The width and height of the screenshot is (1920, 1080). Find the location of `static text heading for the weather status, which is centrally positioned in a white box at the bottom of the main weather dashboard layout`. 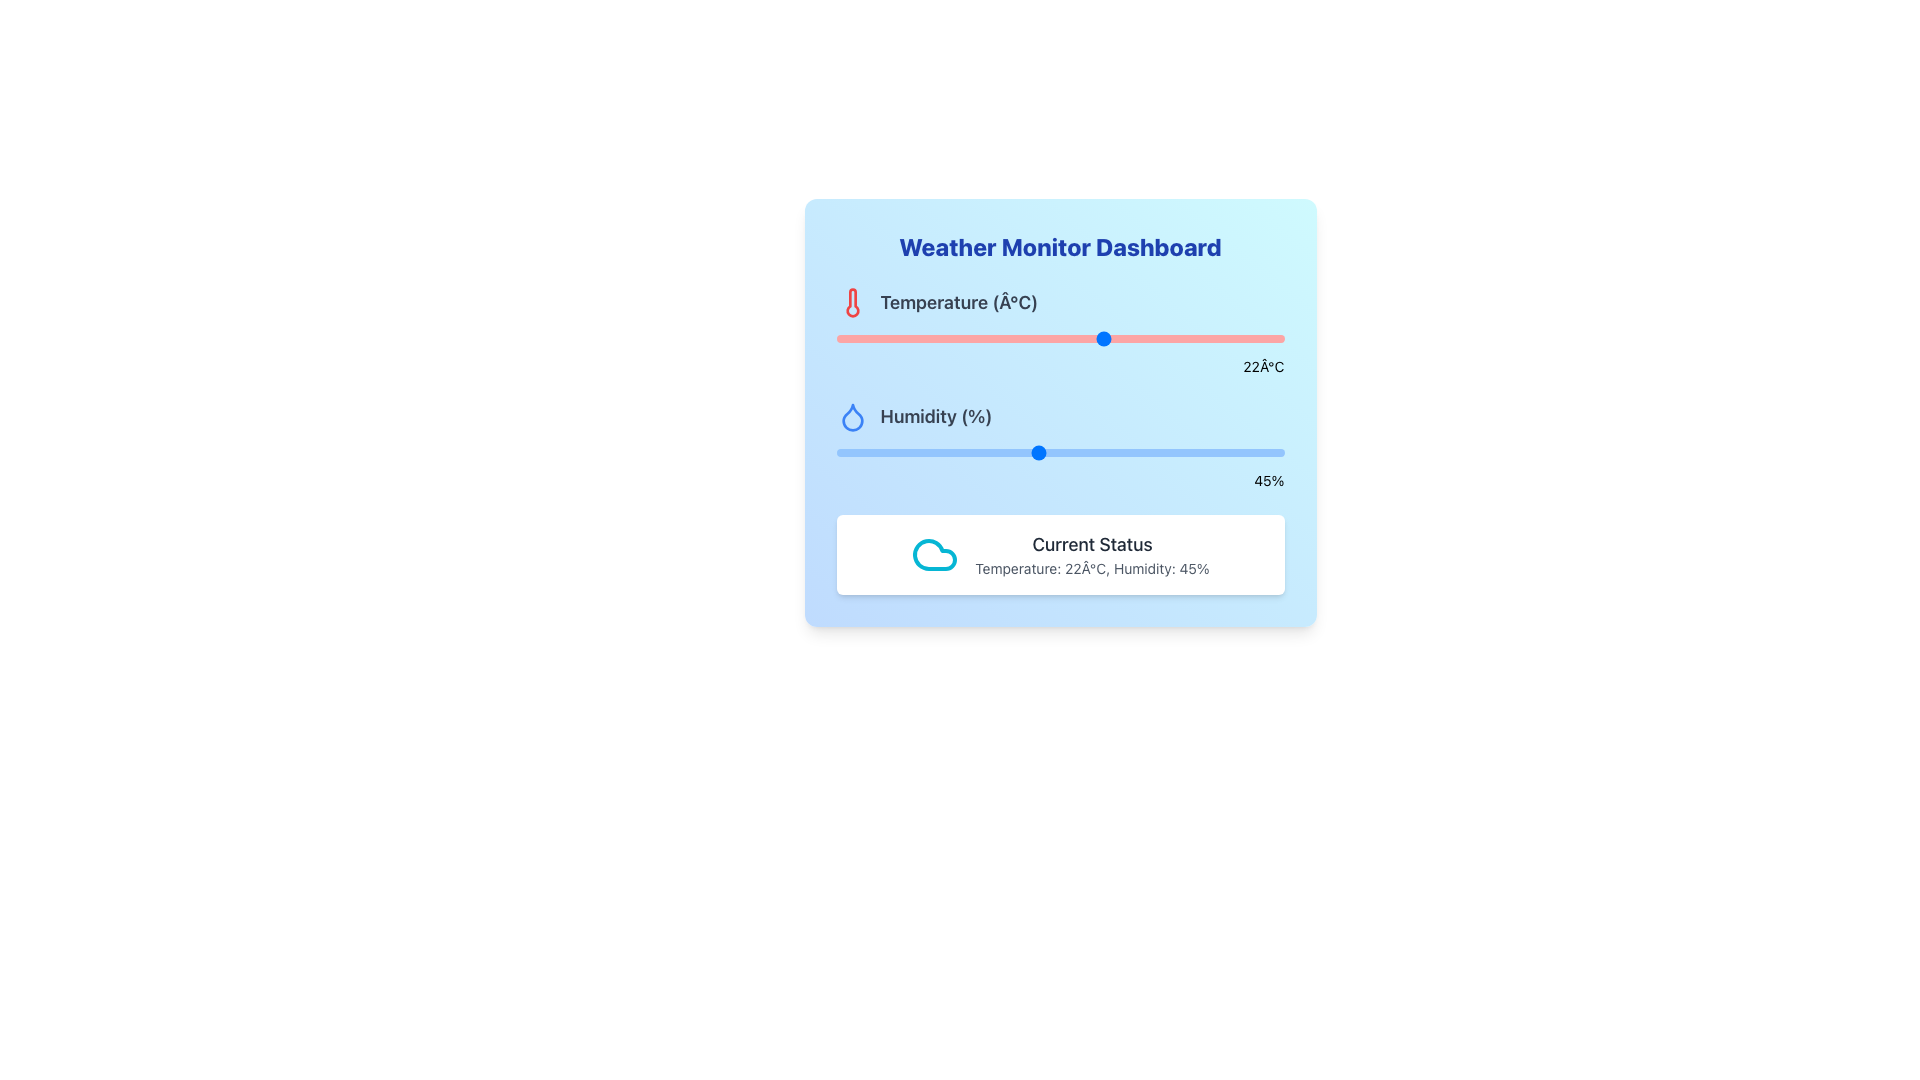

static text heading for the weather status, which is centrally positioned in a white box at the bottom of the main weather dashboard layout is located at coordinates (1091, 544).